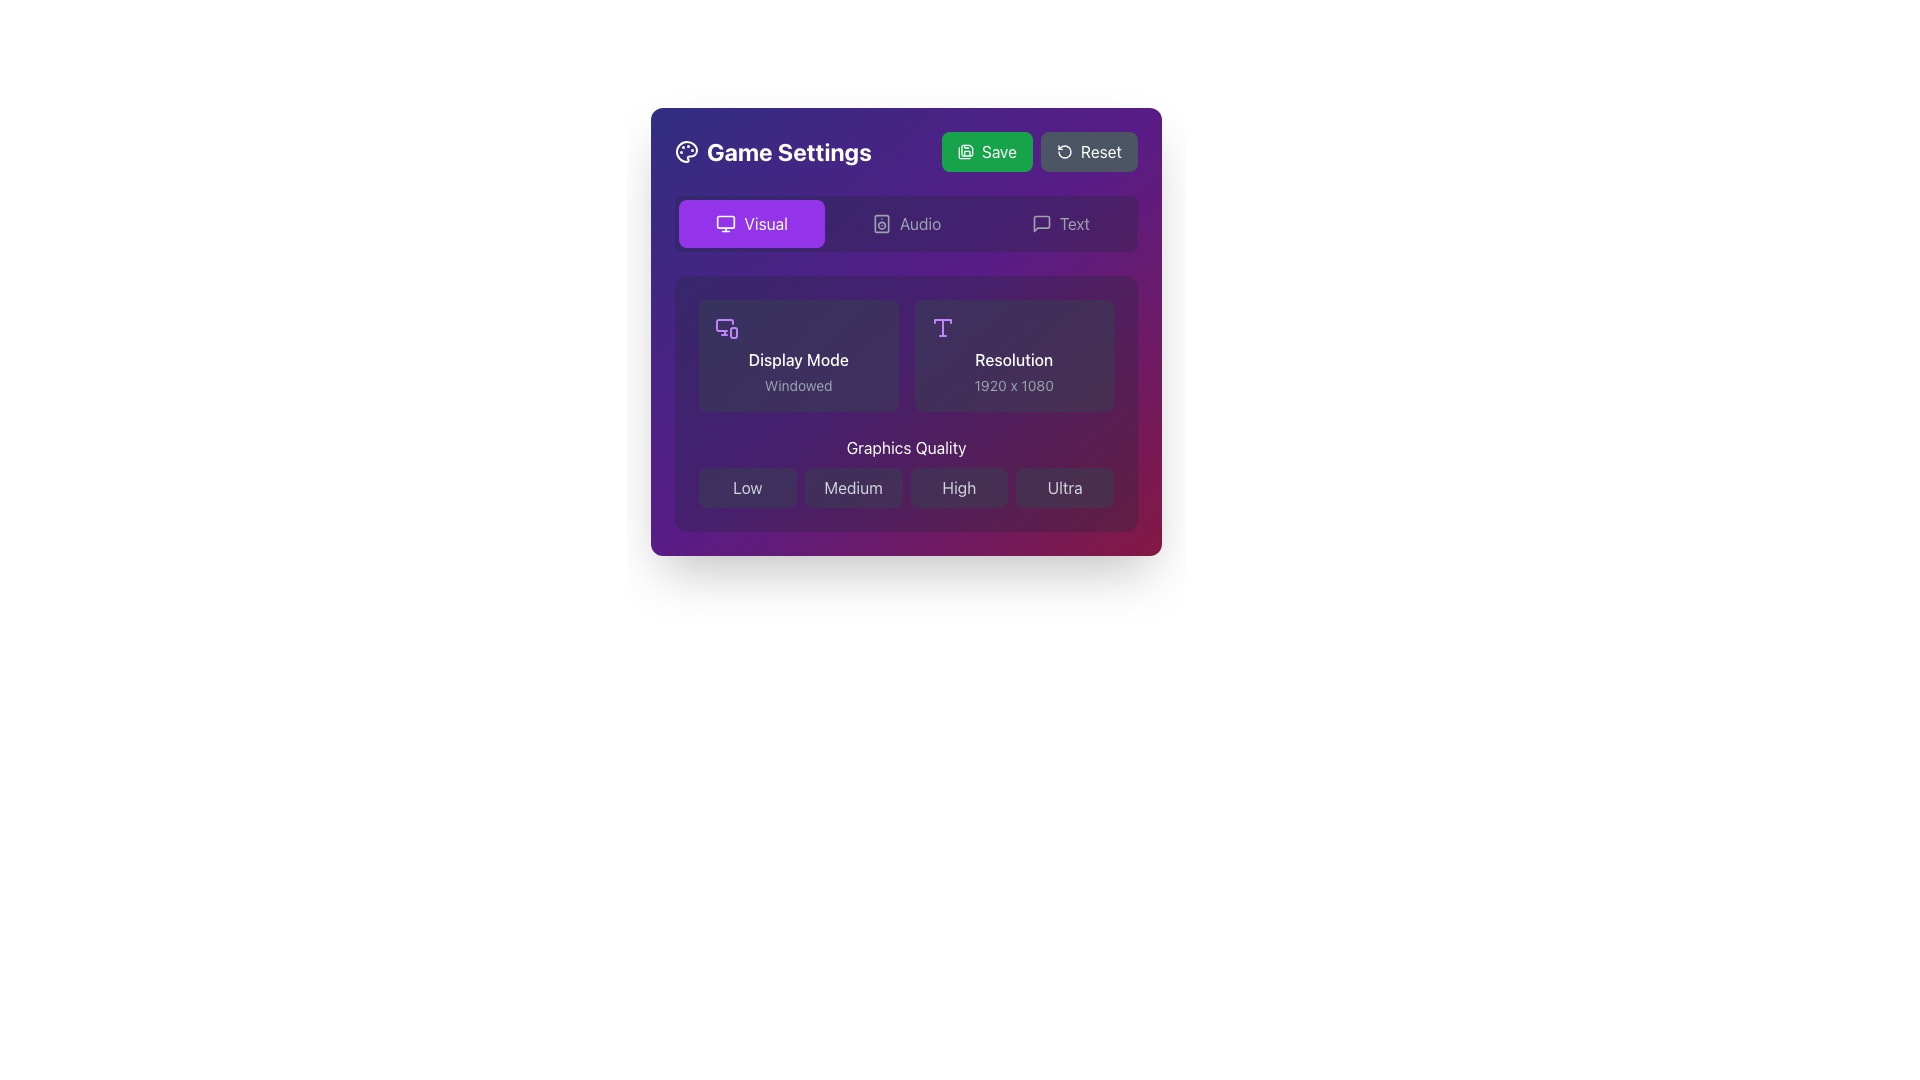 The image size is (1920, 1080). I want to click on the rectangular button labeled 'Text' with a speech bubble icon on its left, located at the top-right of the main settings panel, so click(1059, 223).